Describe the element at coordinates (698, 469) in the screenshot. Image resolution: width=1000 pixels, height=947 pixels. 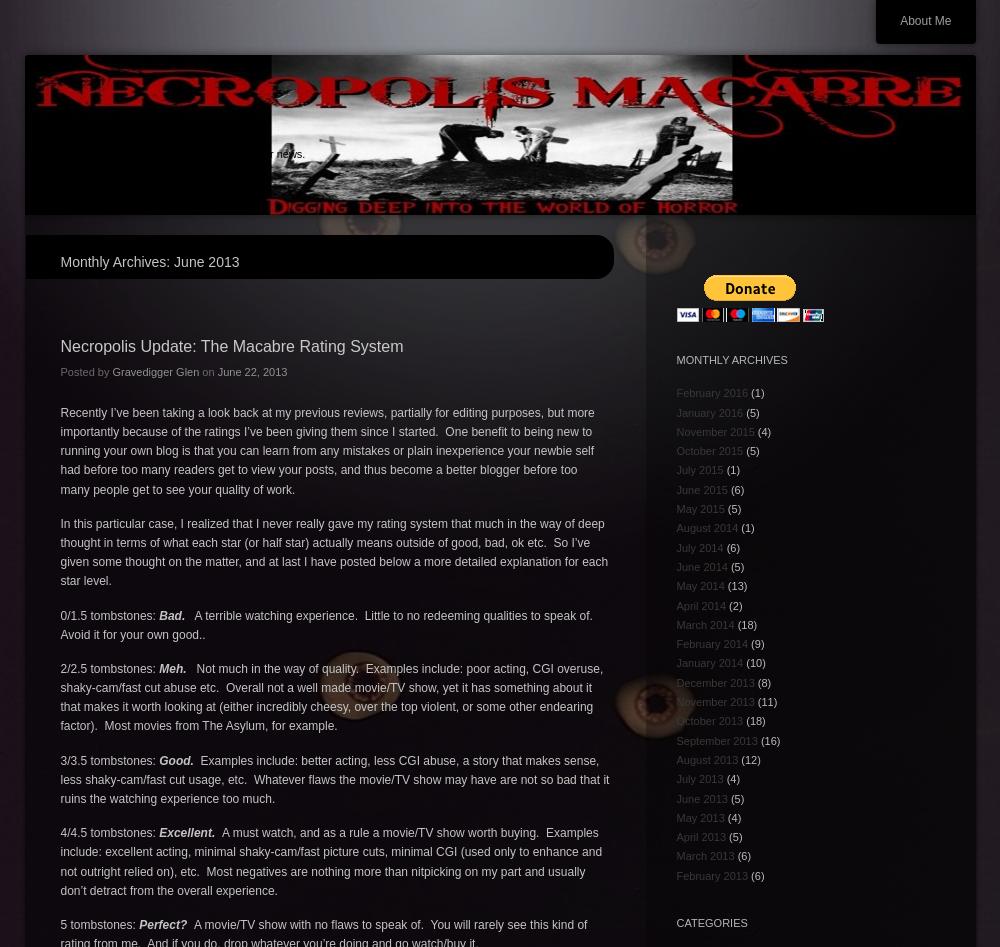
I see `'July 2015'` at that location.